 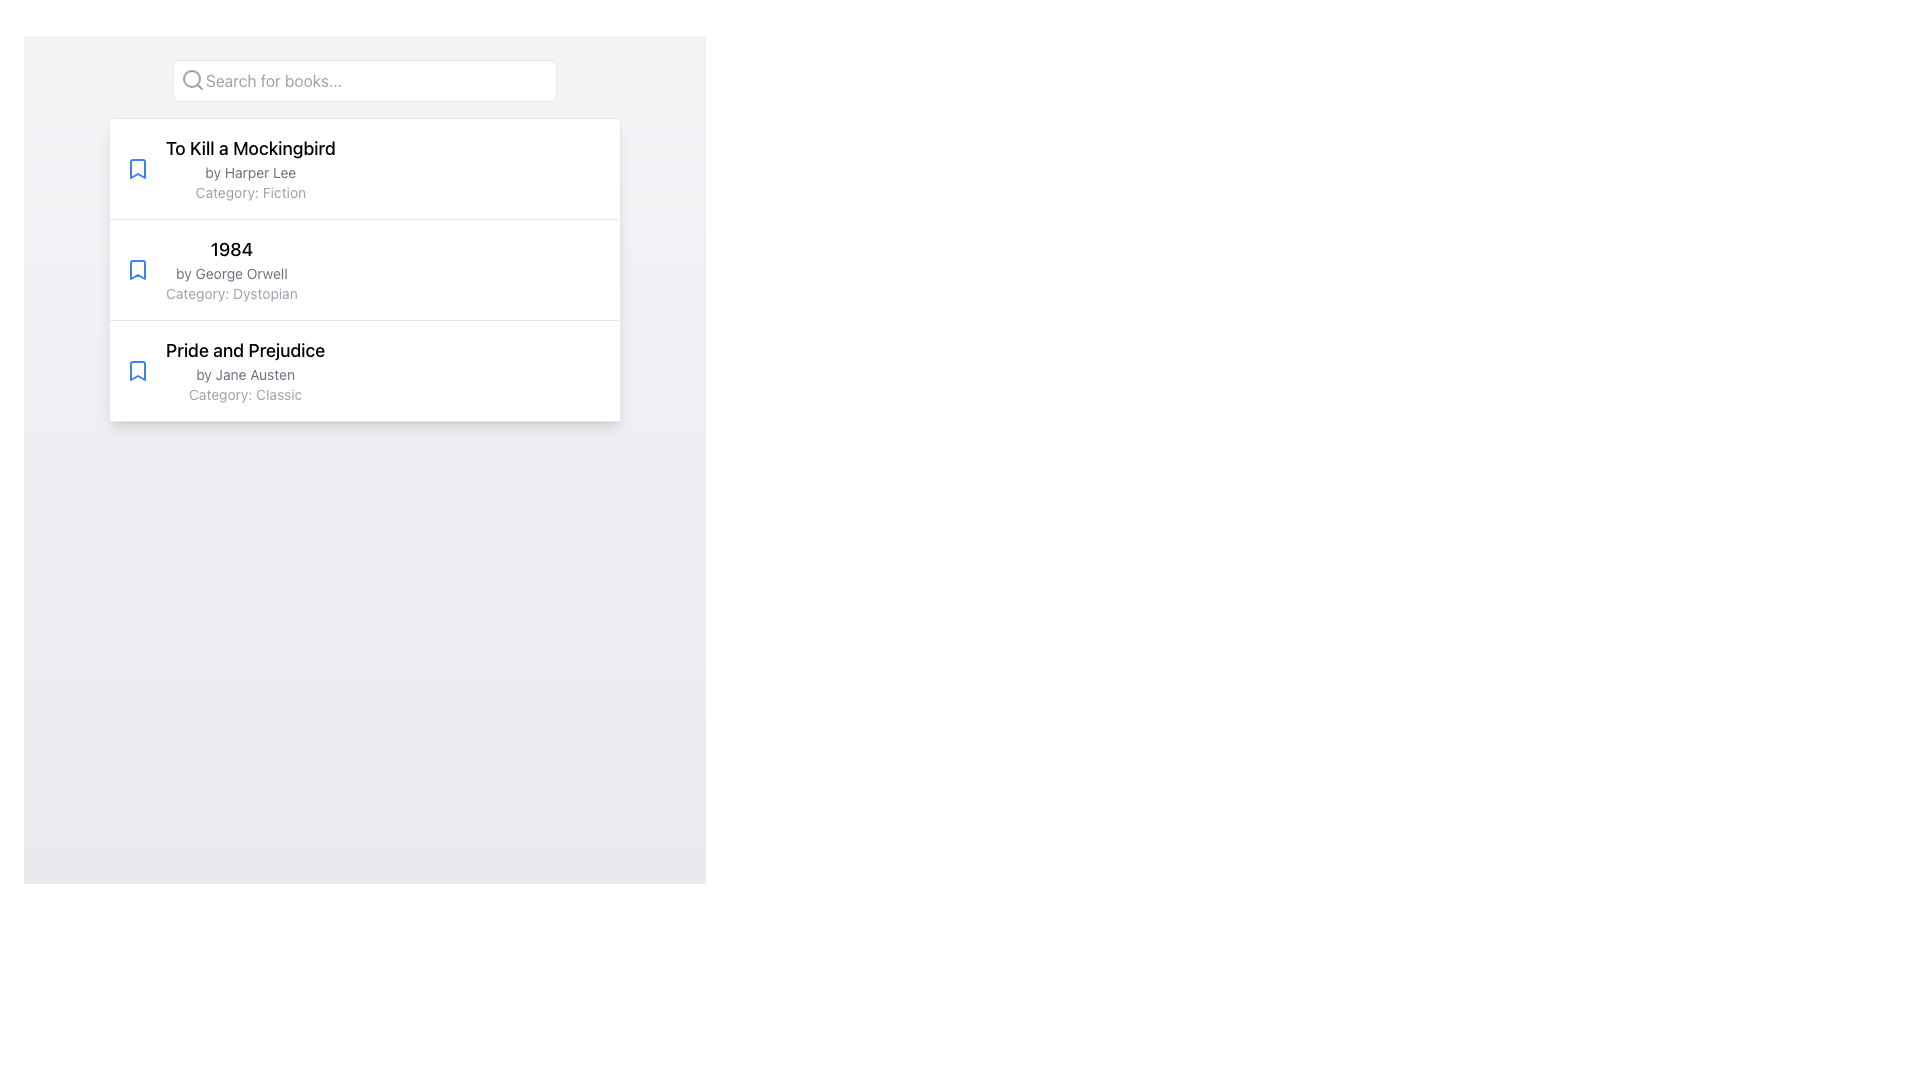 I want to click on the text label displaying 'by Jane Austen', which is styled in gray and located beneath the title 'Pride and Prejudice' in the book listing, so click(x=244, y=374).